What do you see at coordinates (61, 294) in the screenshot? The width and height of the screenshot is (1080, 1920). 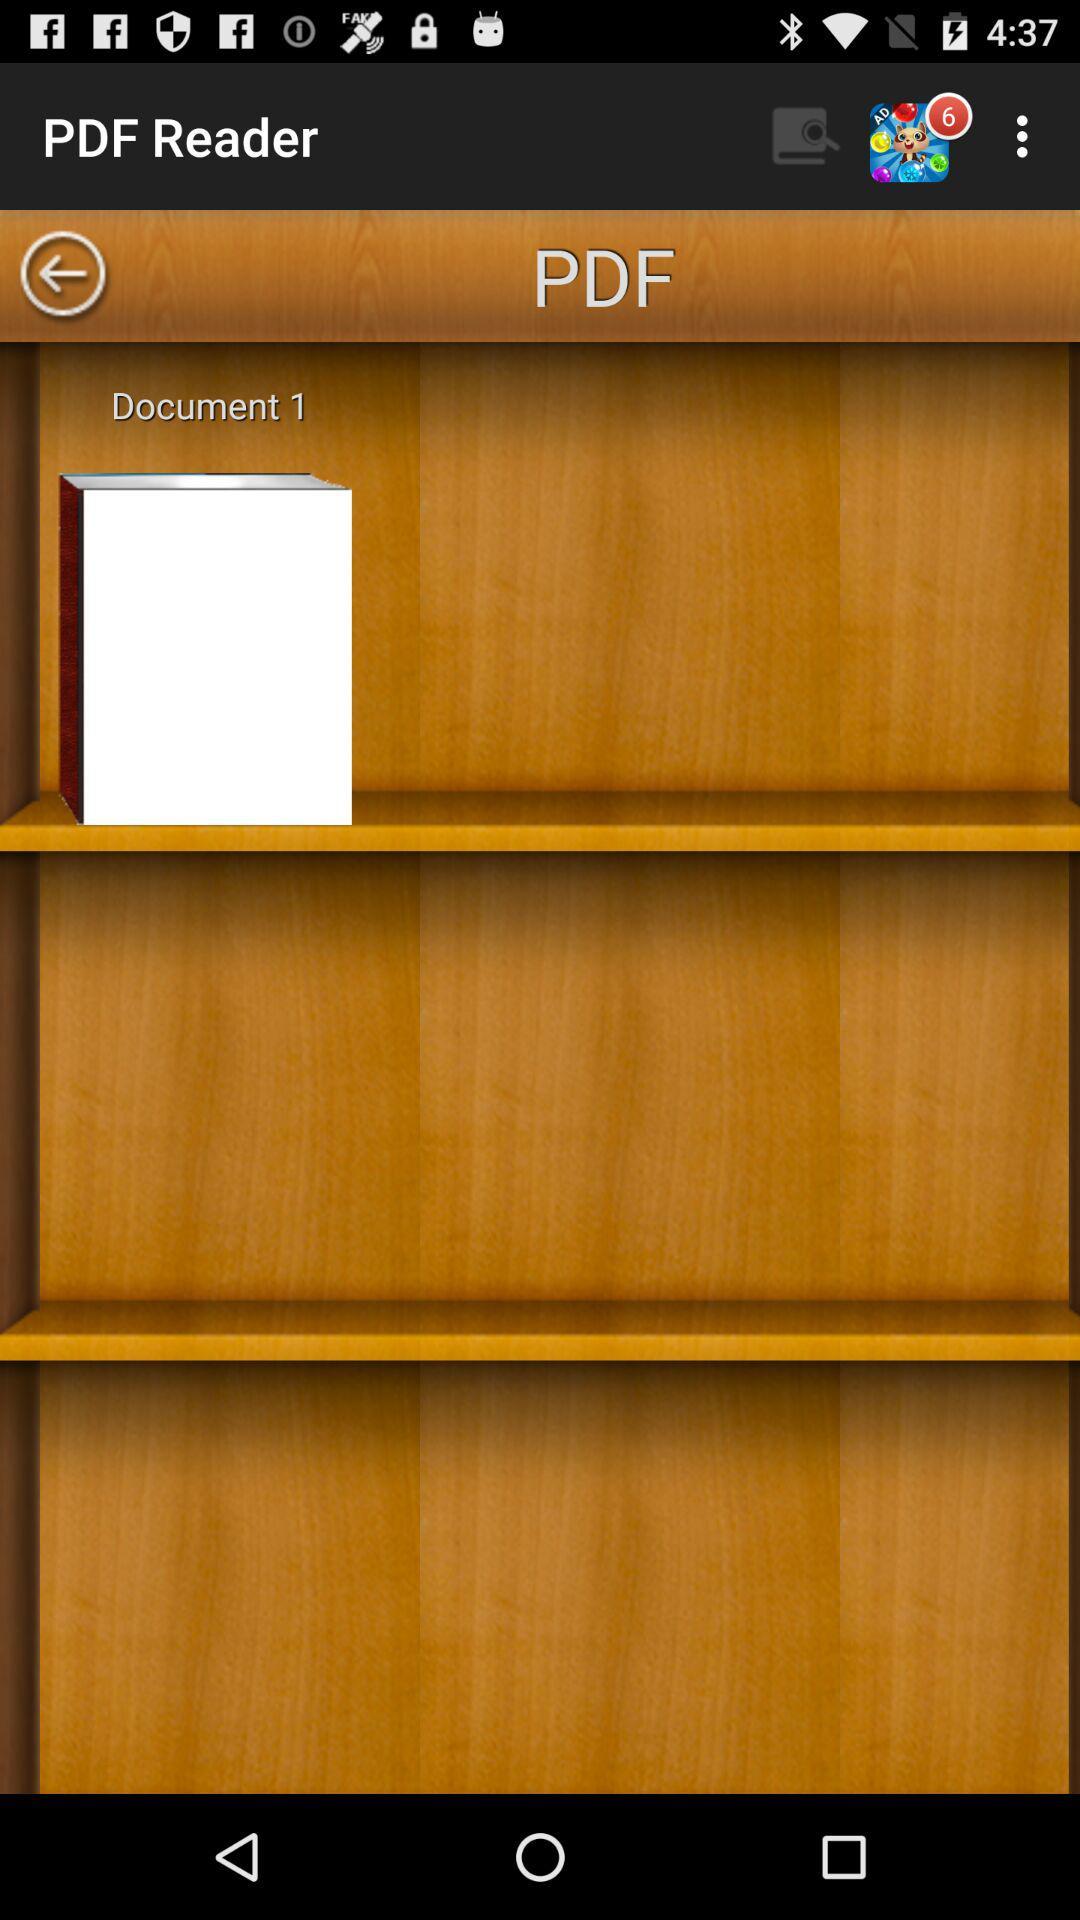 I see `the arrow_backward icon` at bounding box center [61, 294].